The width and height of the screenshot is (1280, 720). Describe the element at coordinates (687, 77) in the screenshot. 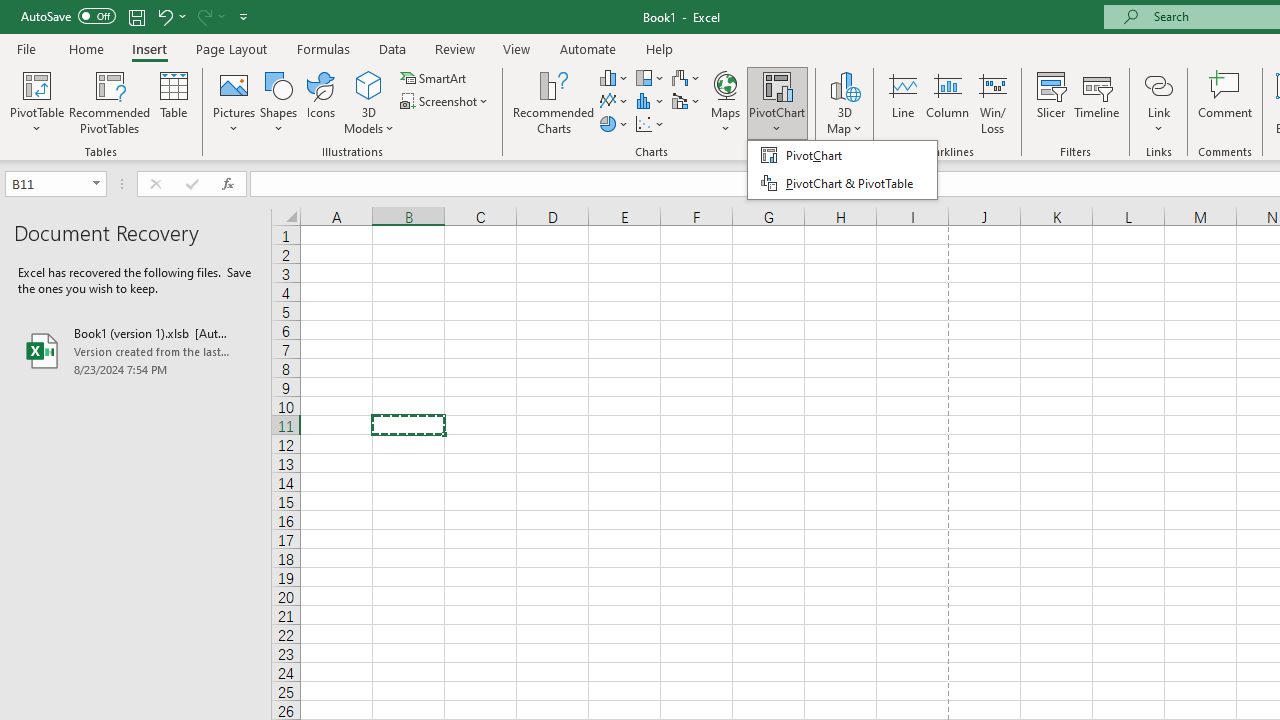

I see `'Insert Waterfall, Funnel, Stock, Surface, or Radar Chart'` at that location.